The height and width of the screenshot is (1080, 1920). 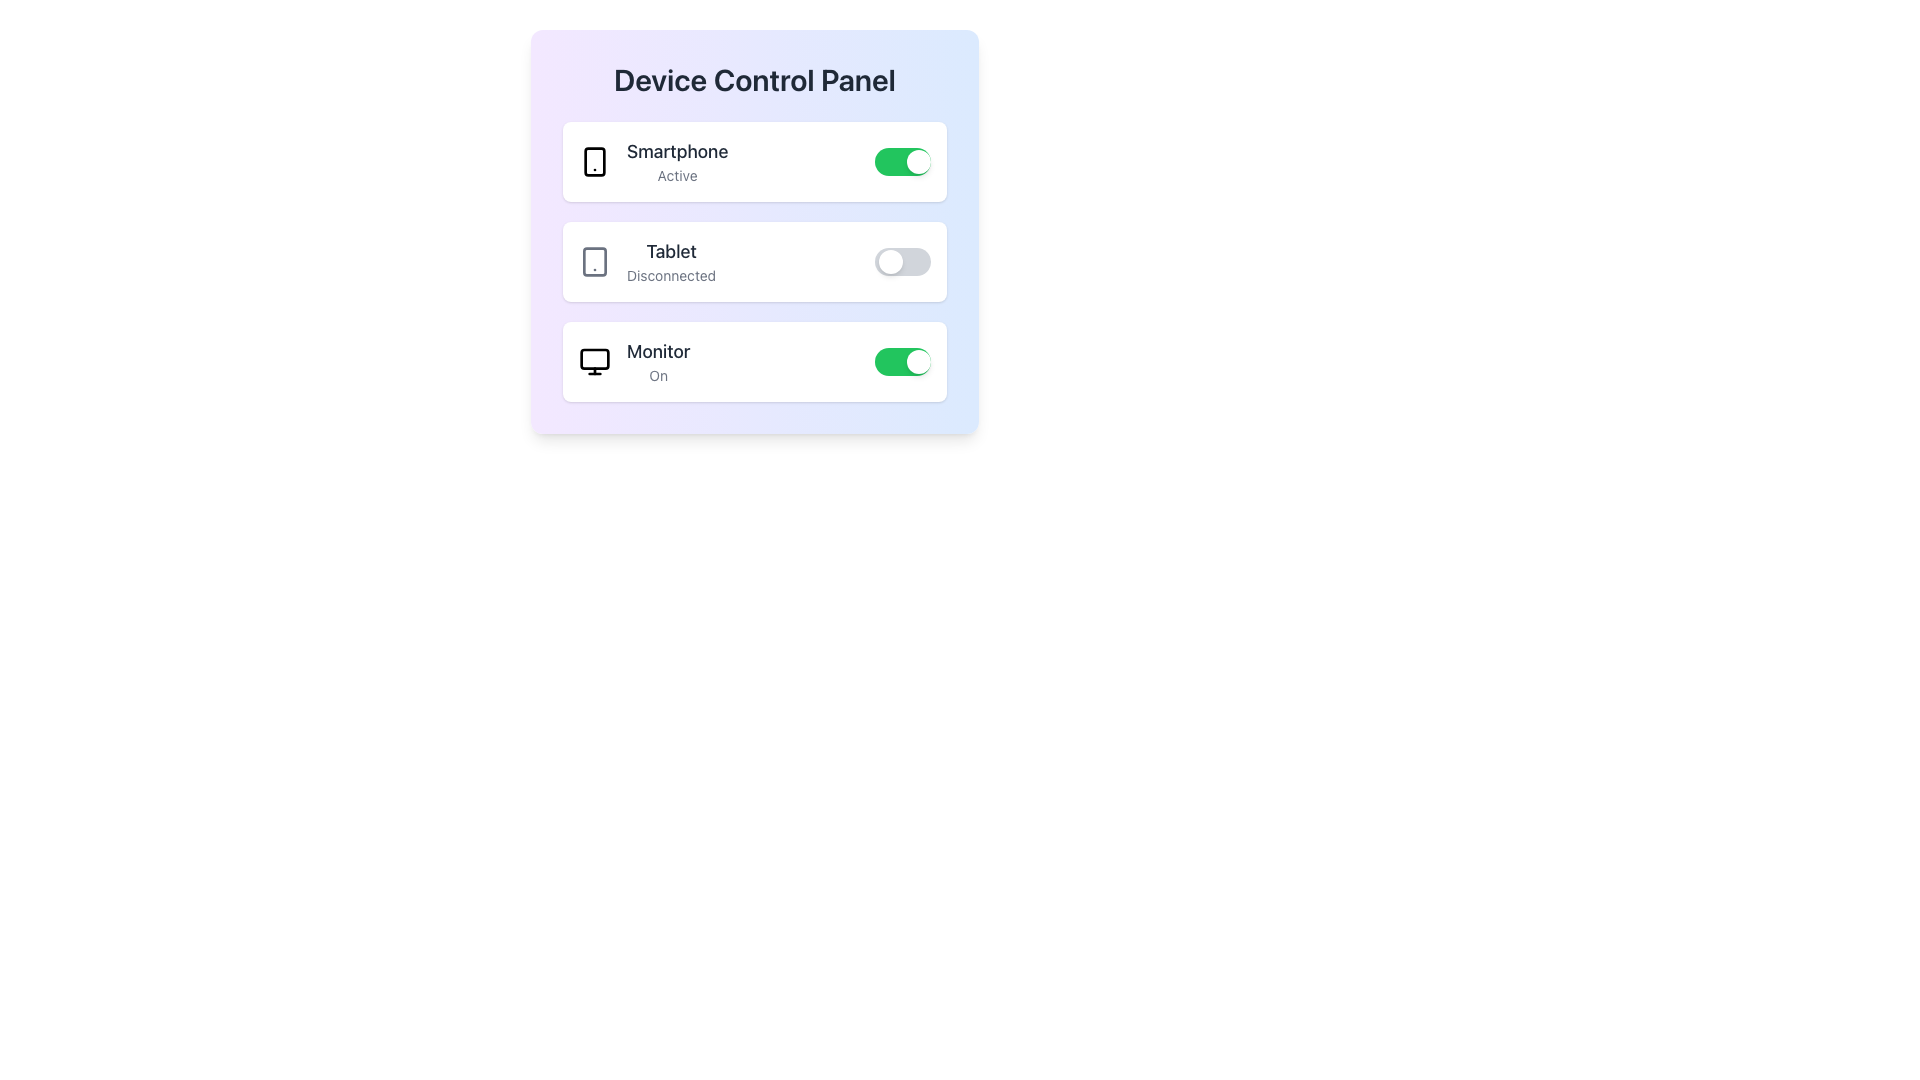 What do you see at coordinates (753, 261) in the screenshot?
I see `the toggle switch on the second card in the 'Device Control Panel'` at bounding box center [753, 261].